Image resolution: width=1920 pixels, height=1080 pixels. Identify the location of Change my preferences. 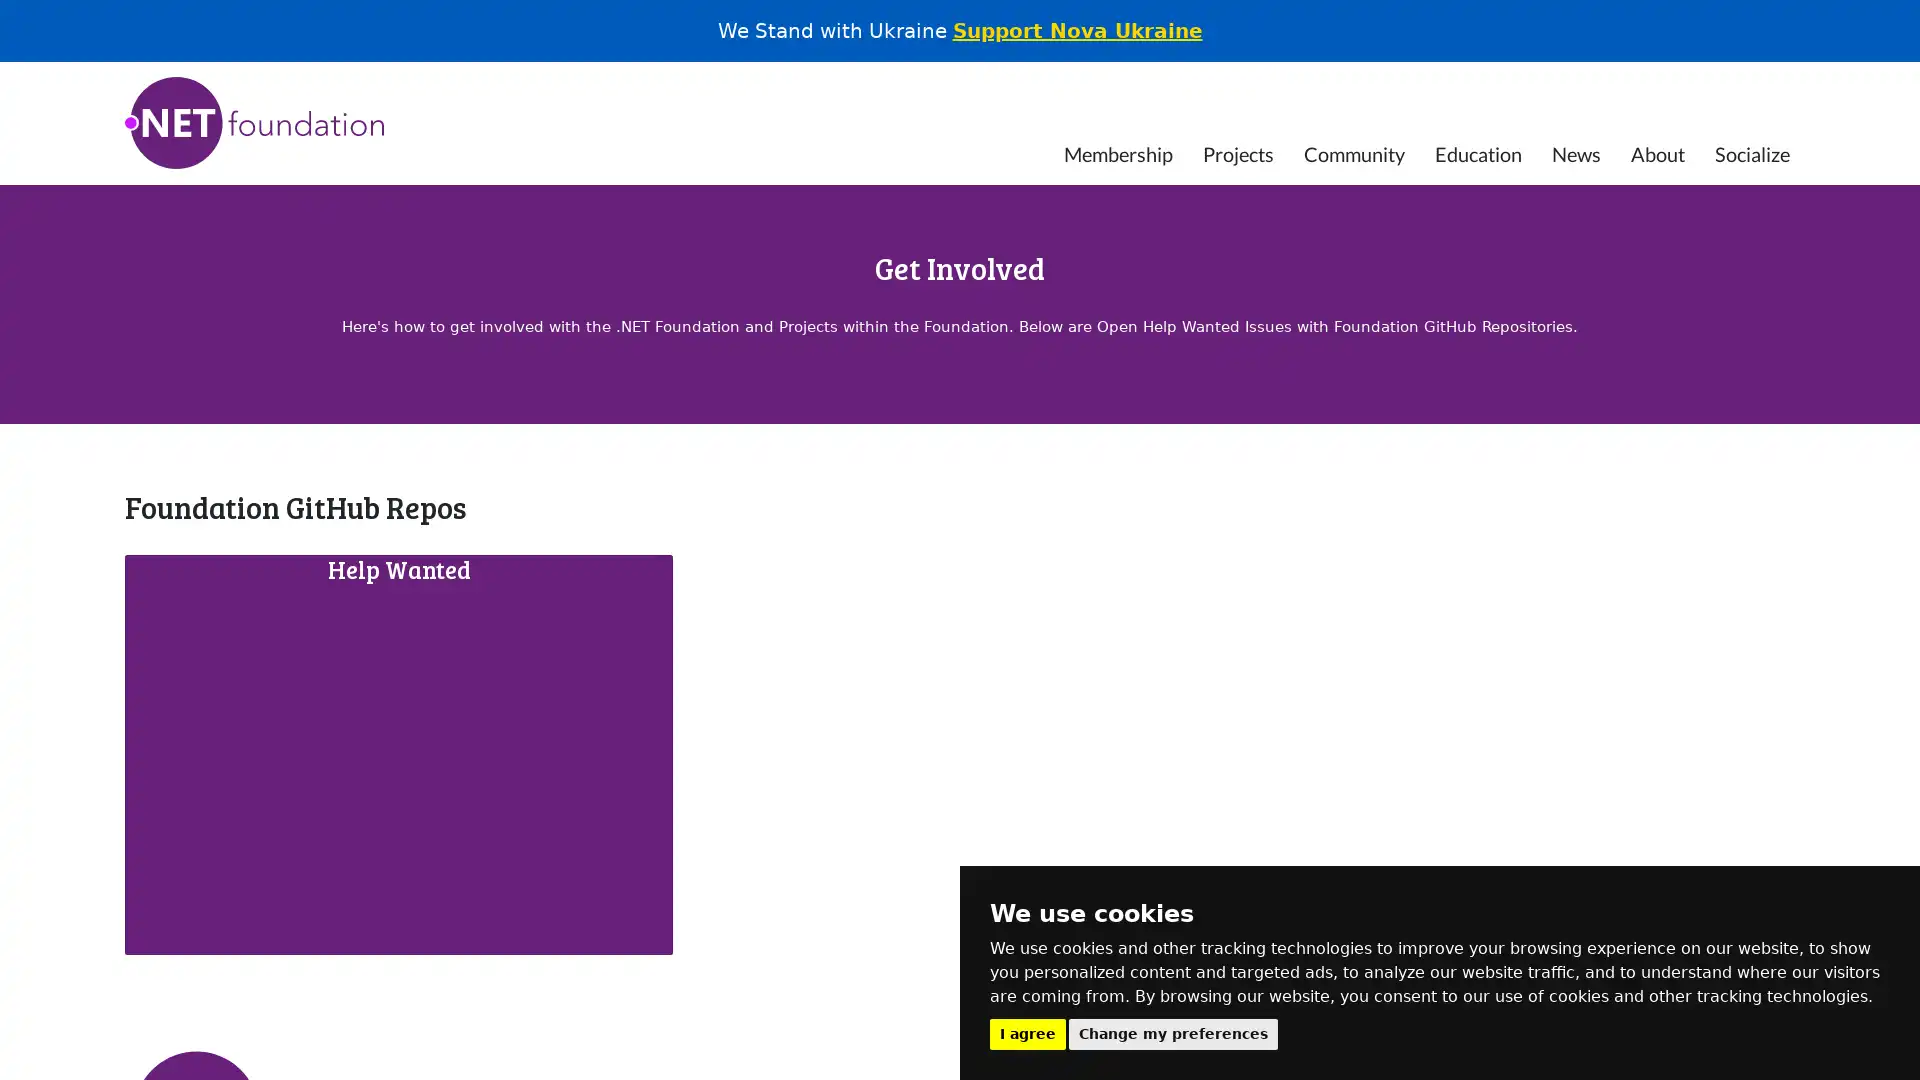
(1172, 1034).